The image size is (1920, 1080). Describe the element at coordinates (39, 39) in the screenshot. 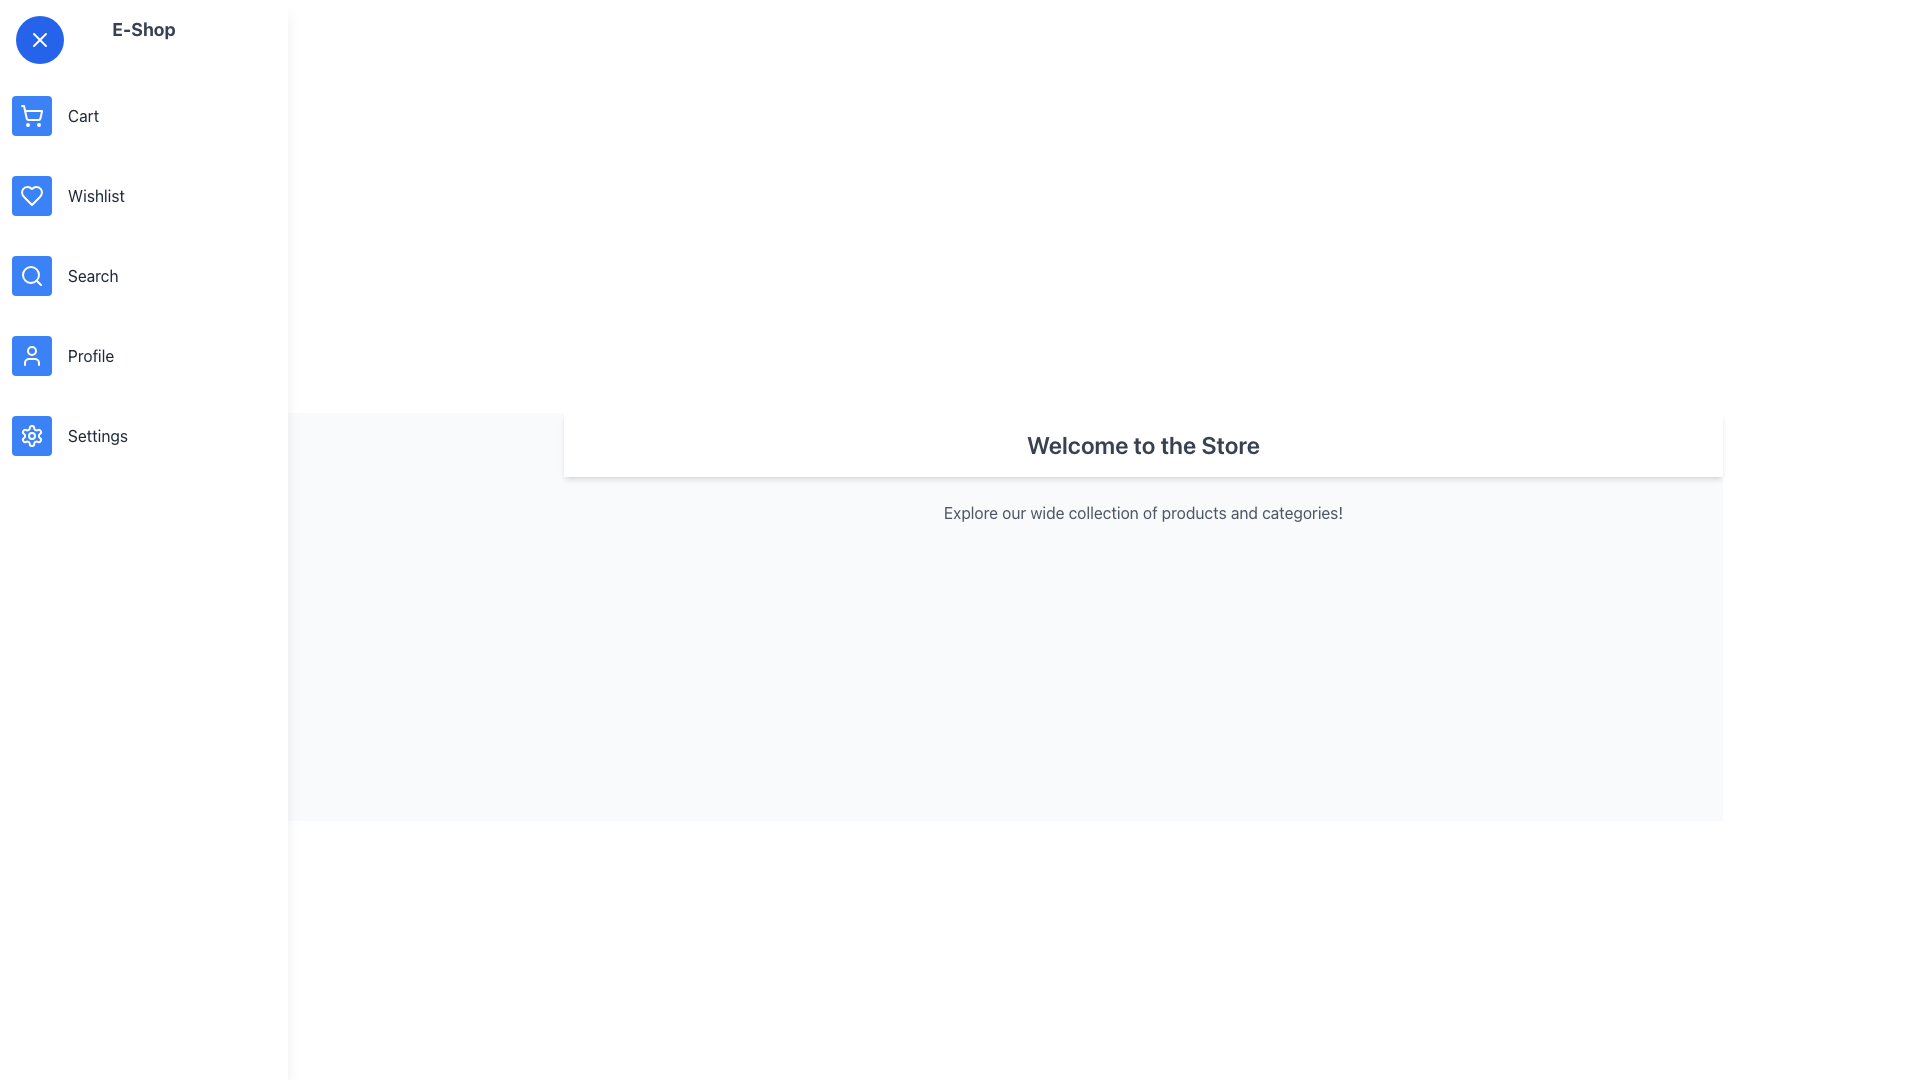

I see `the small cross ('x') icon button with a circular blue background located in the top-left corner of the interface` at that location.